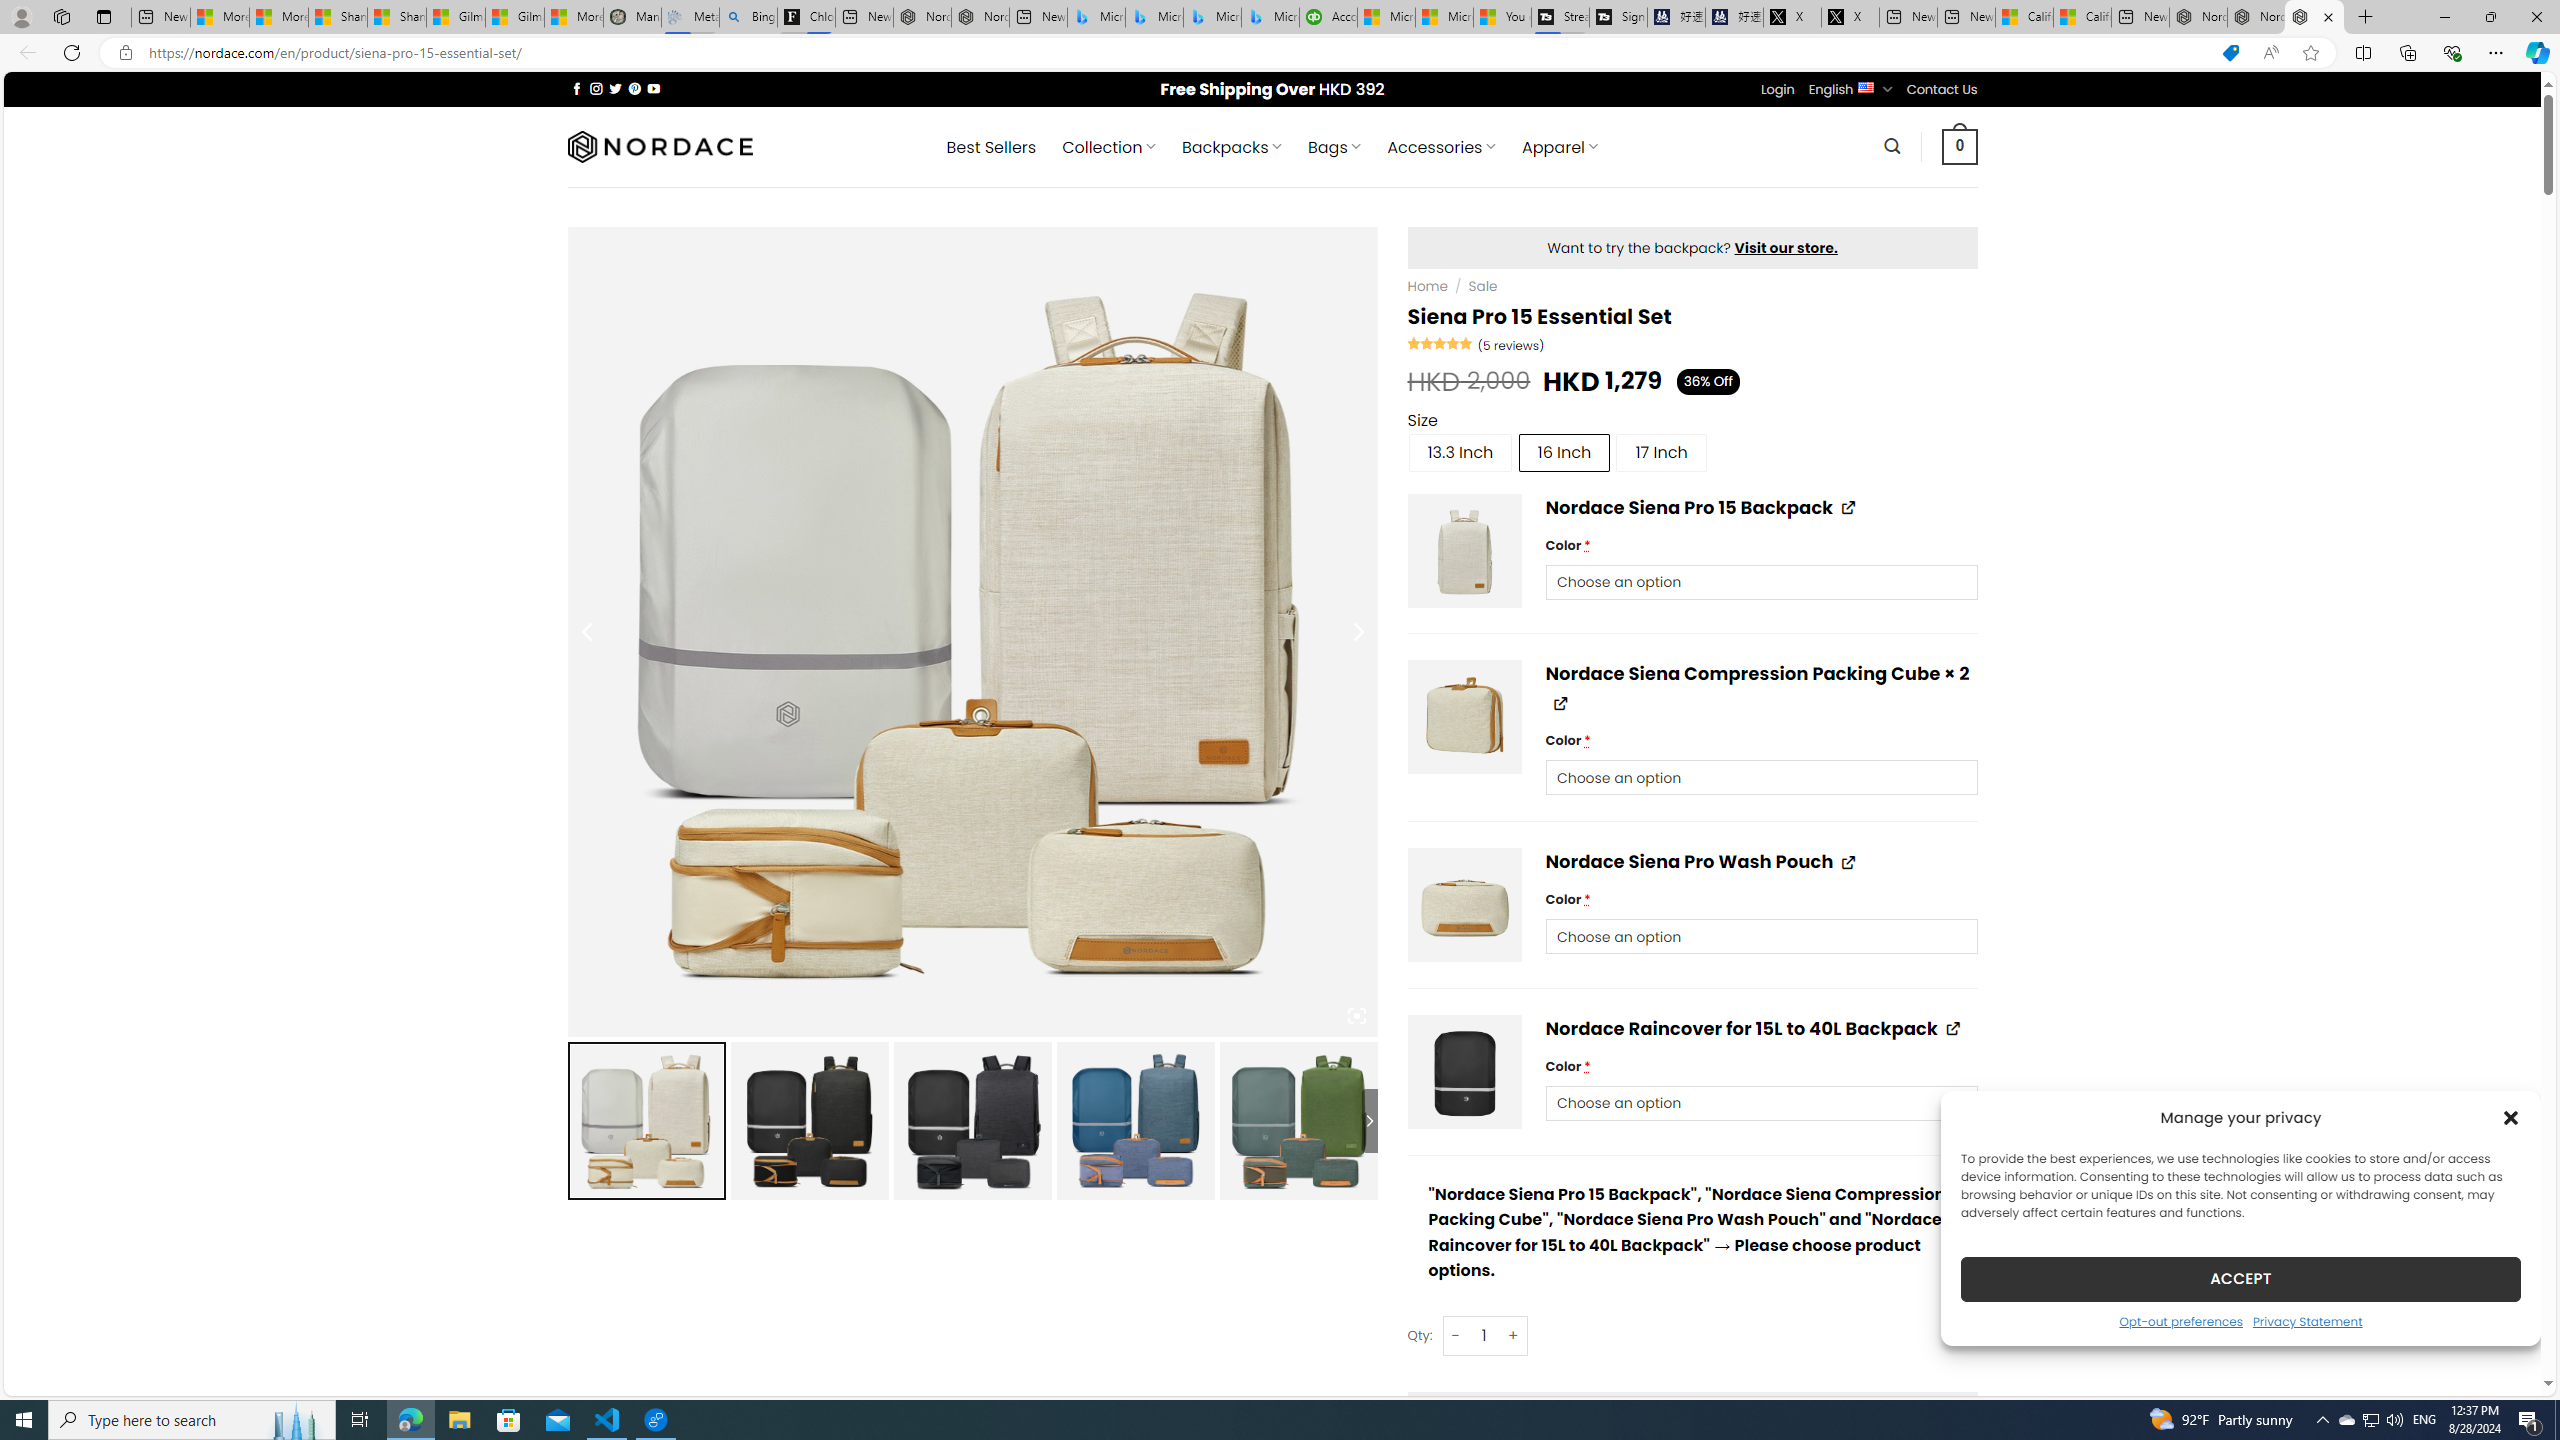  What do you see at coordinates (1271, 16) in the screenshot?
I see `'Microsoft Bing Travel - Shangri-La Hotel Bangkok'` at bounding box center [1271, 16].